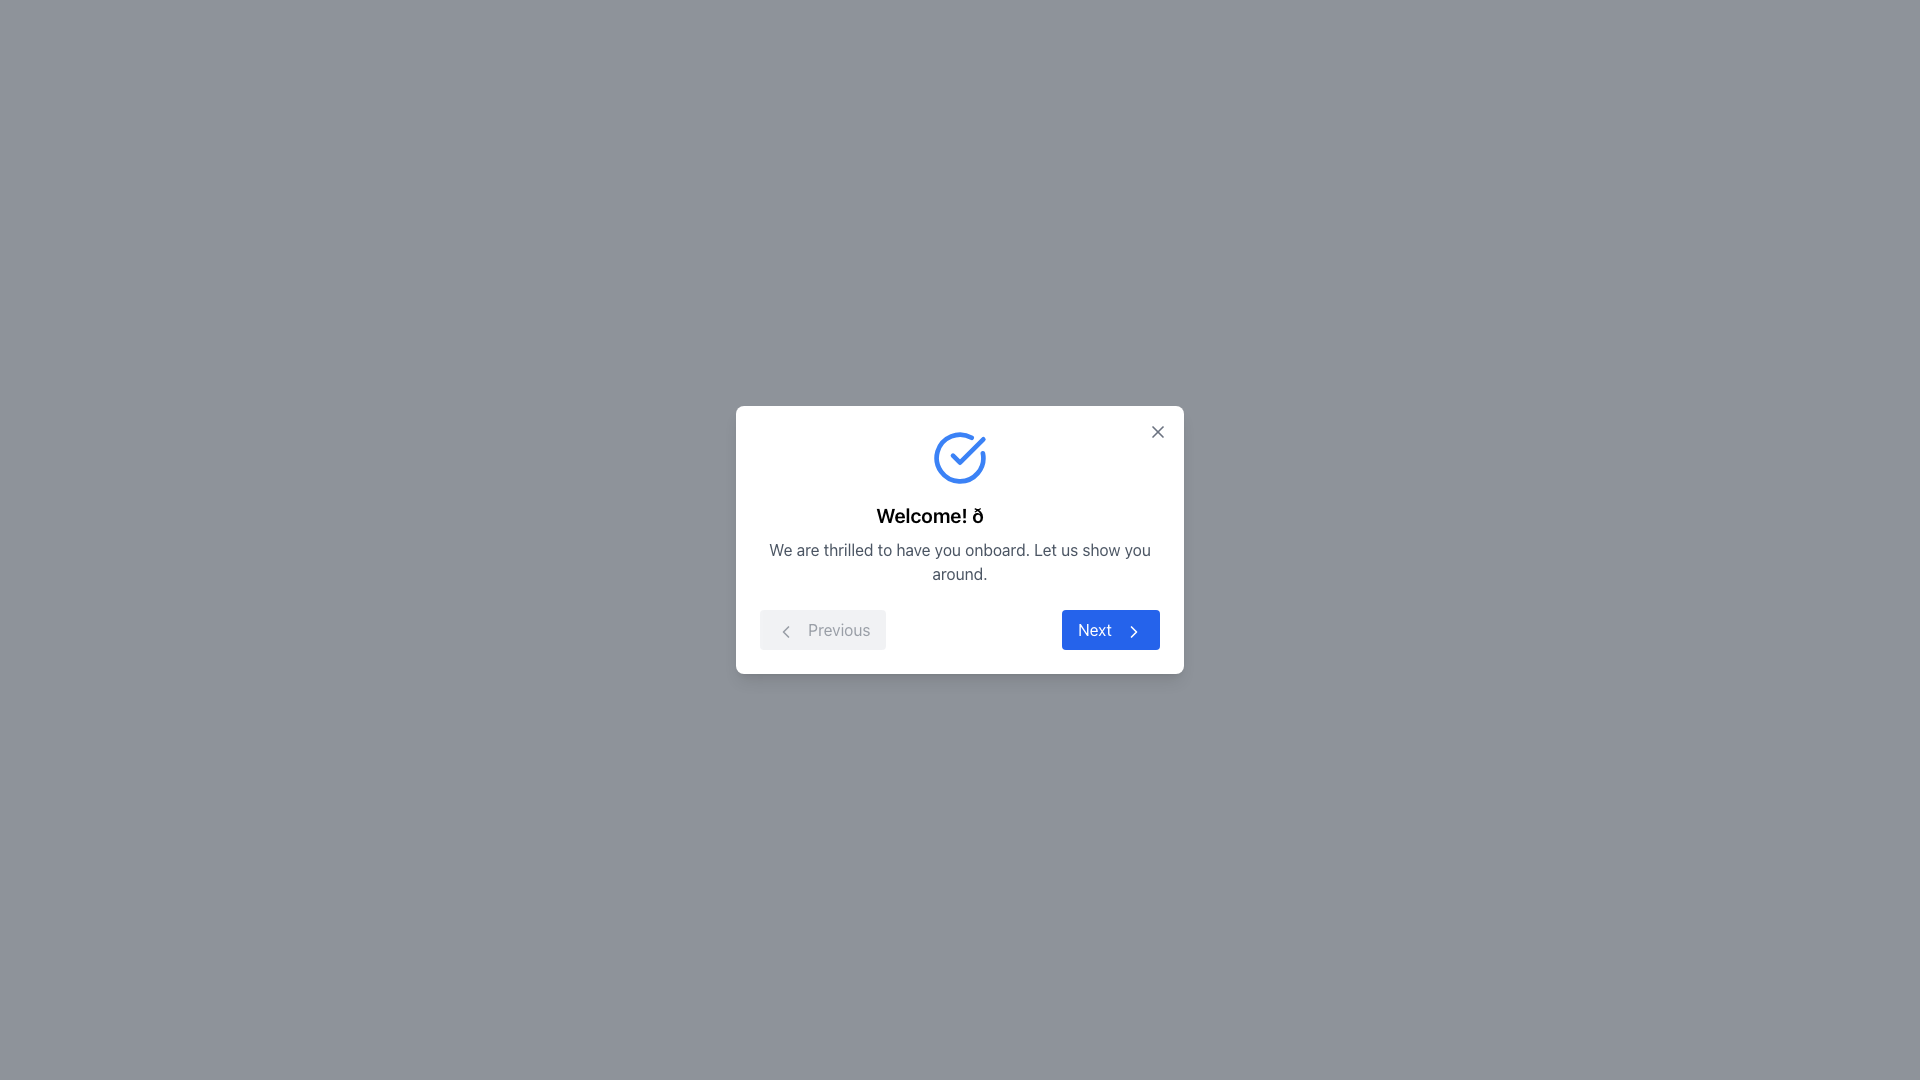 The height and width of the screenshot is (1080, 1920). I want to click on the left-pointing chevron icon inside the light gray rectangular 'Previous' button, so click(785, 631).